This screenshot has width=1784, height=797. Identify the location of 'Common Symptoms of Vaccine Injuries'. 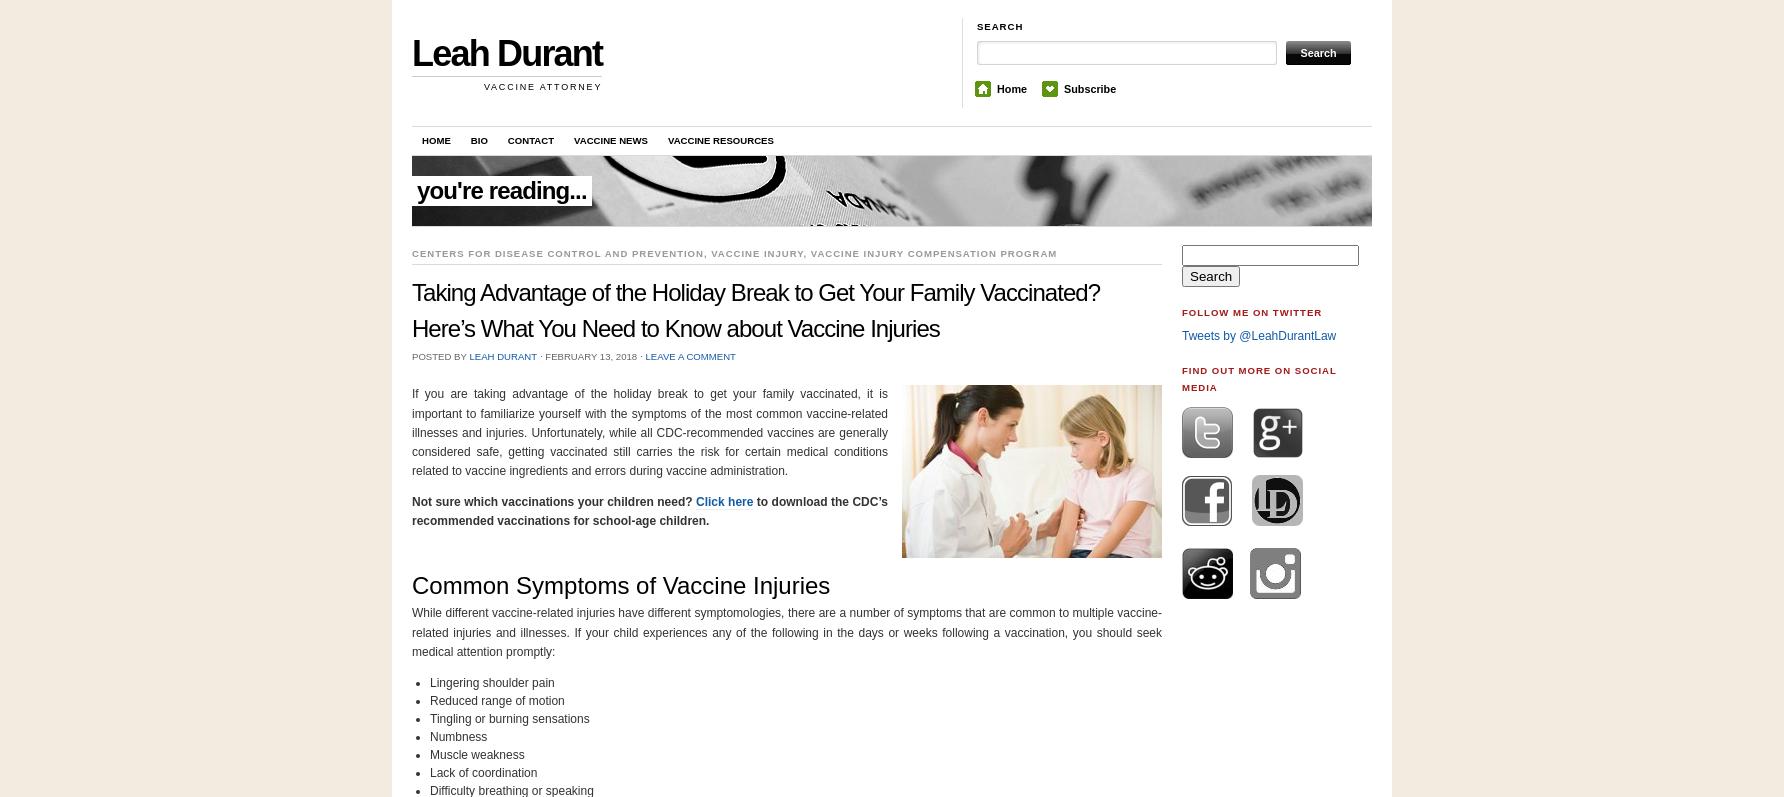
(620, 585).